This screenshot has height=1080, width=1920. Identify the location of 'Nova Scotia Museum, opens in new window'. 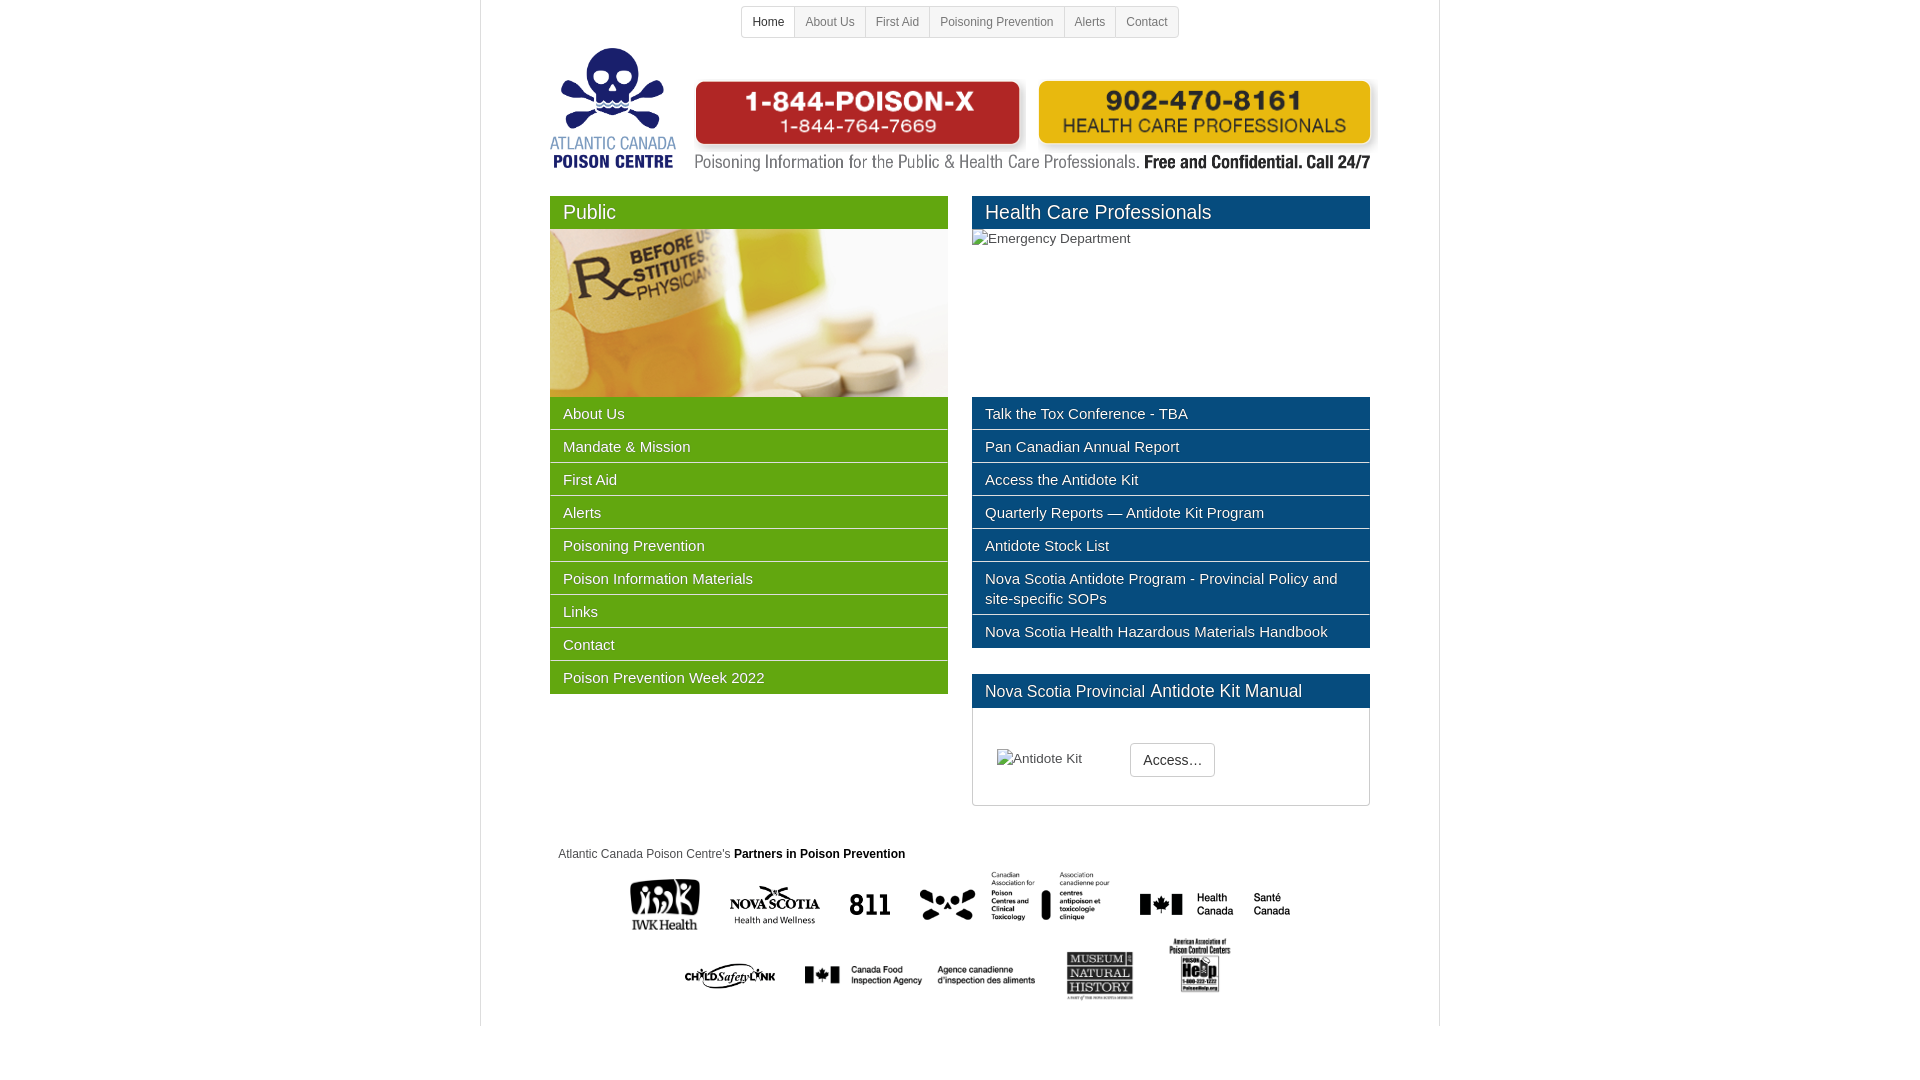
(1064, 974).